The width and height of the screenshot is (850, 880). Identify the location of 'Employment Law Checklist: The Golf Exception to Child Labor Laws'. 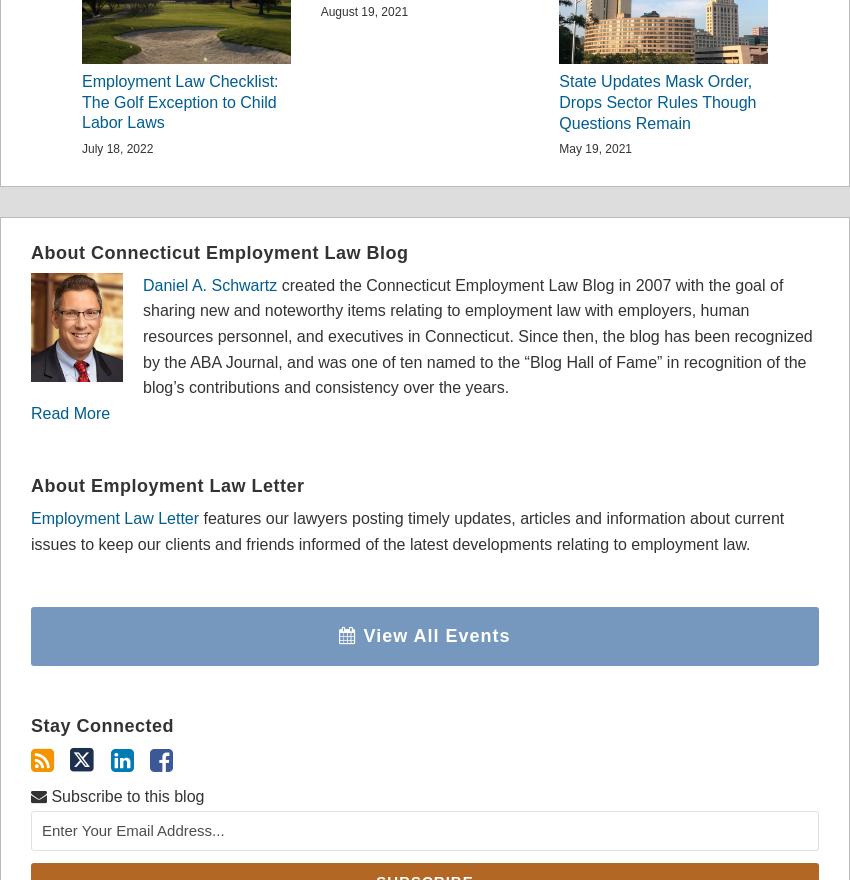
(179, 100).